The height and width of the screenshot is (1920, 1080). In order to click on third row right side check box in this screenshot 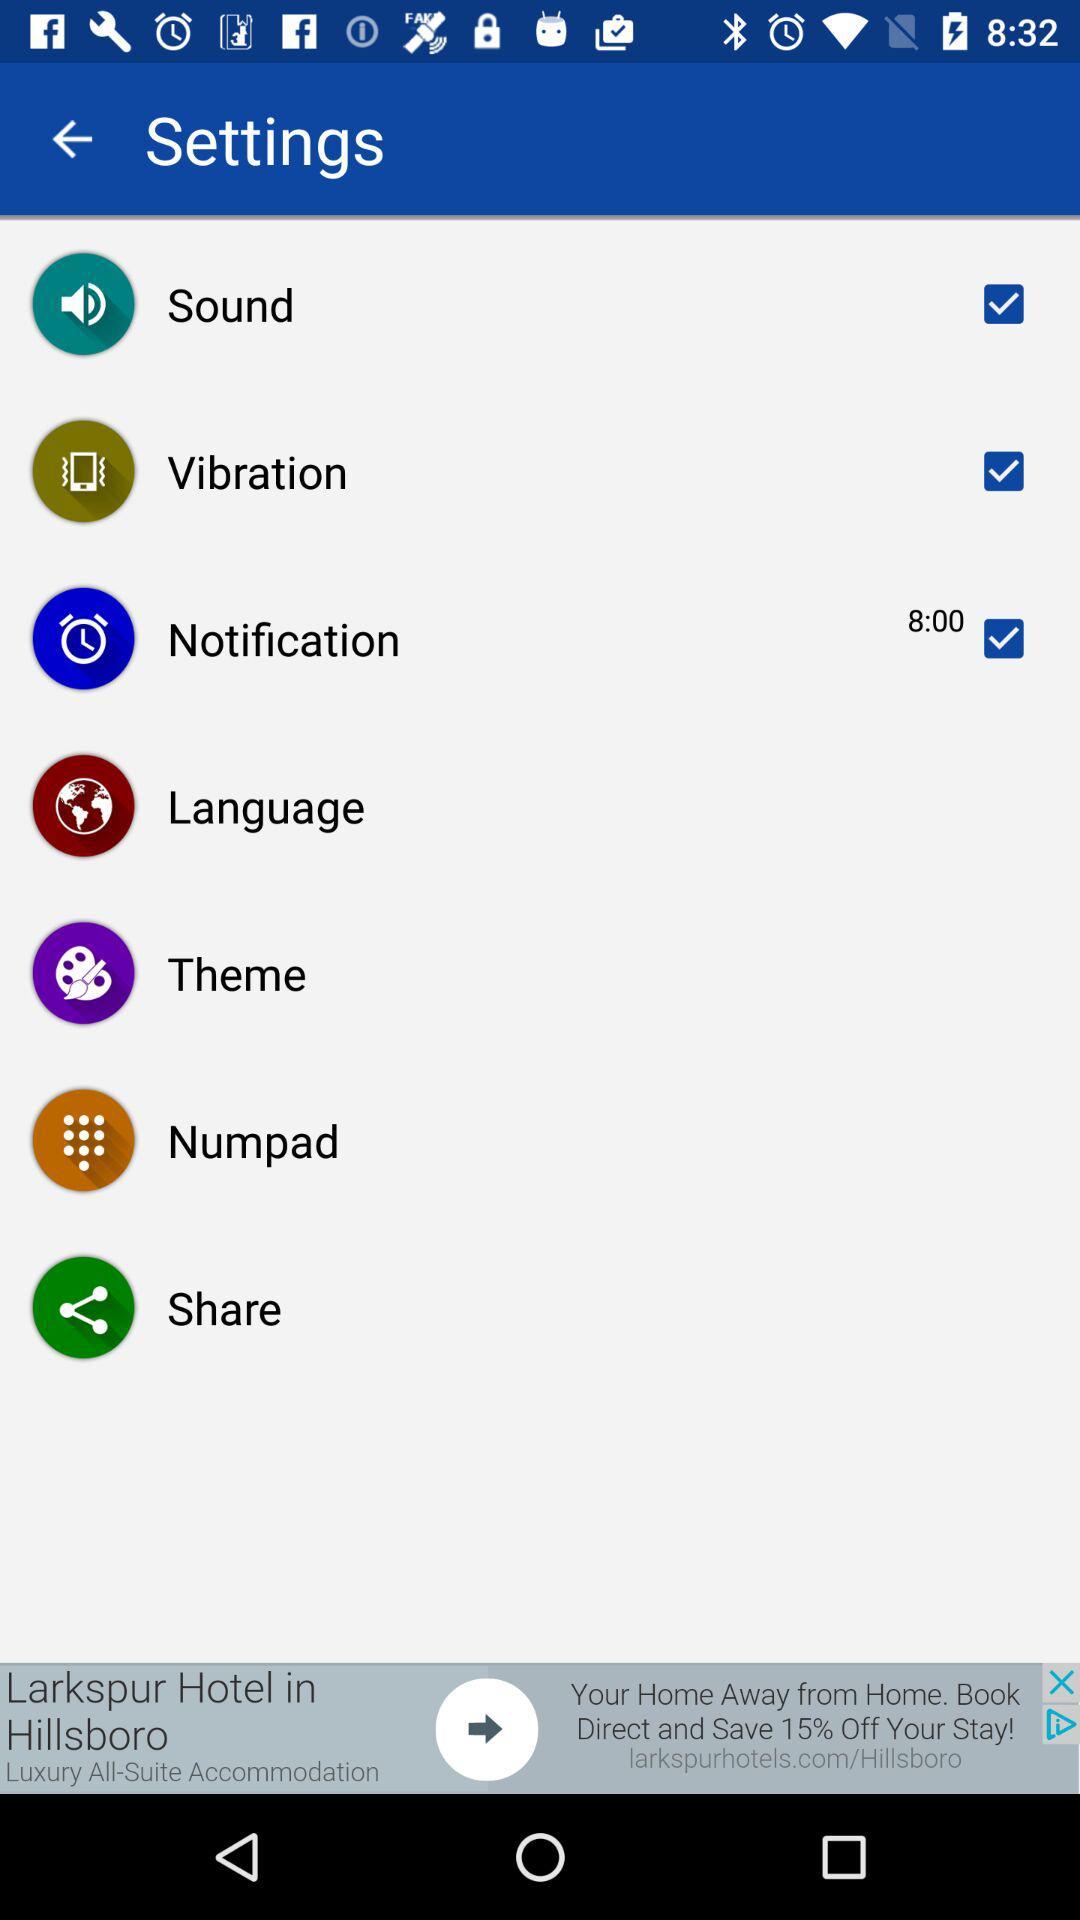, I will do `click(1003, 637)`.